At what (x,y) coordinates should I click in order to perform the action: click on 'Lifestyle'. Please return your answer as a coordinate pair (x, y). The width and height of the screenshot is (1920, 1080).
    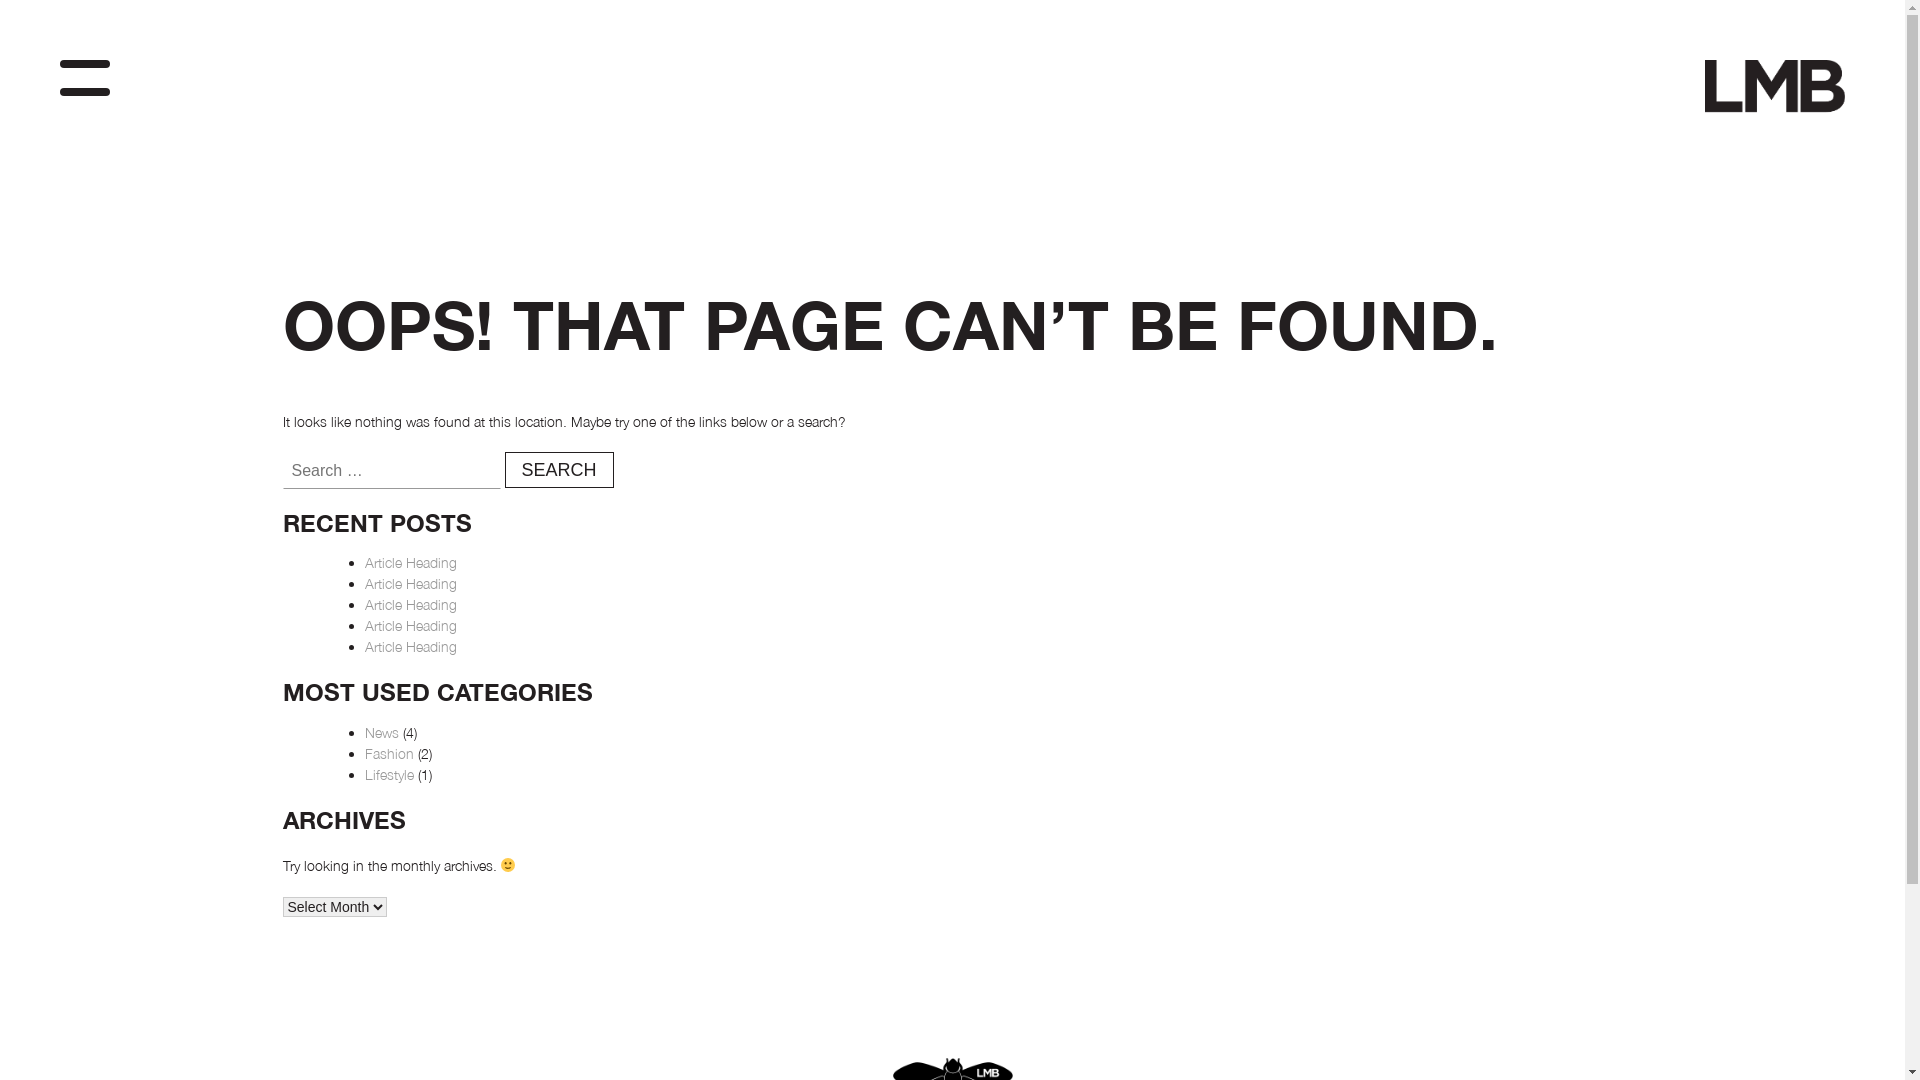
    Looking at the image, I should click on (388, 773).